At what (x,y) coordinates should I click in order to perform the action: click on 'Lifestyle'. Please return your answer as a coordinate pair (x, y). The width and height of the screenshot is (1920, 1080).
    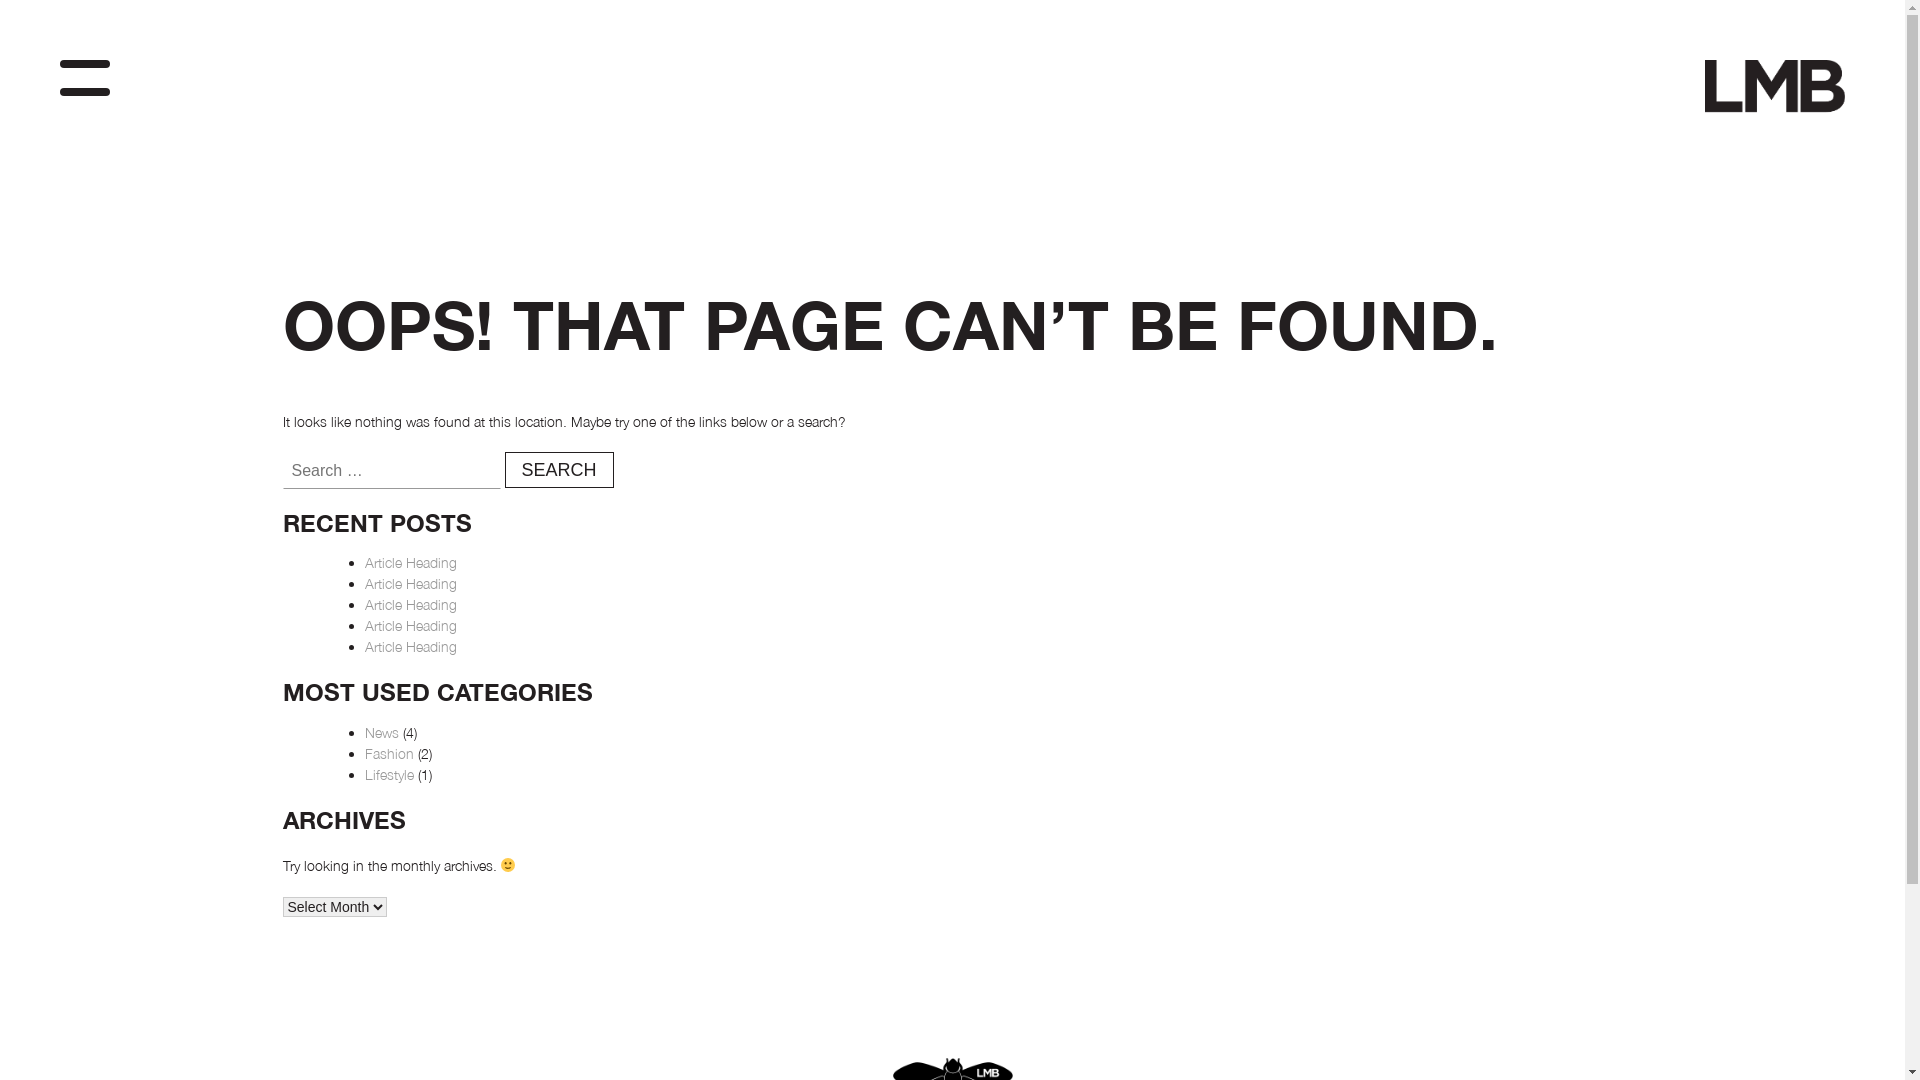
    Looking at the image, I should click on (388, 773).